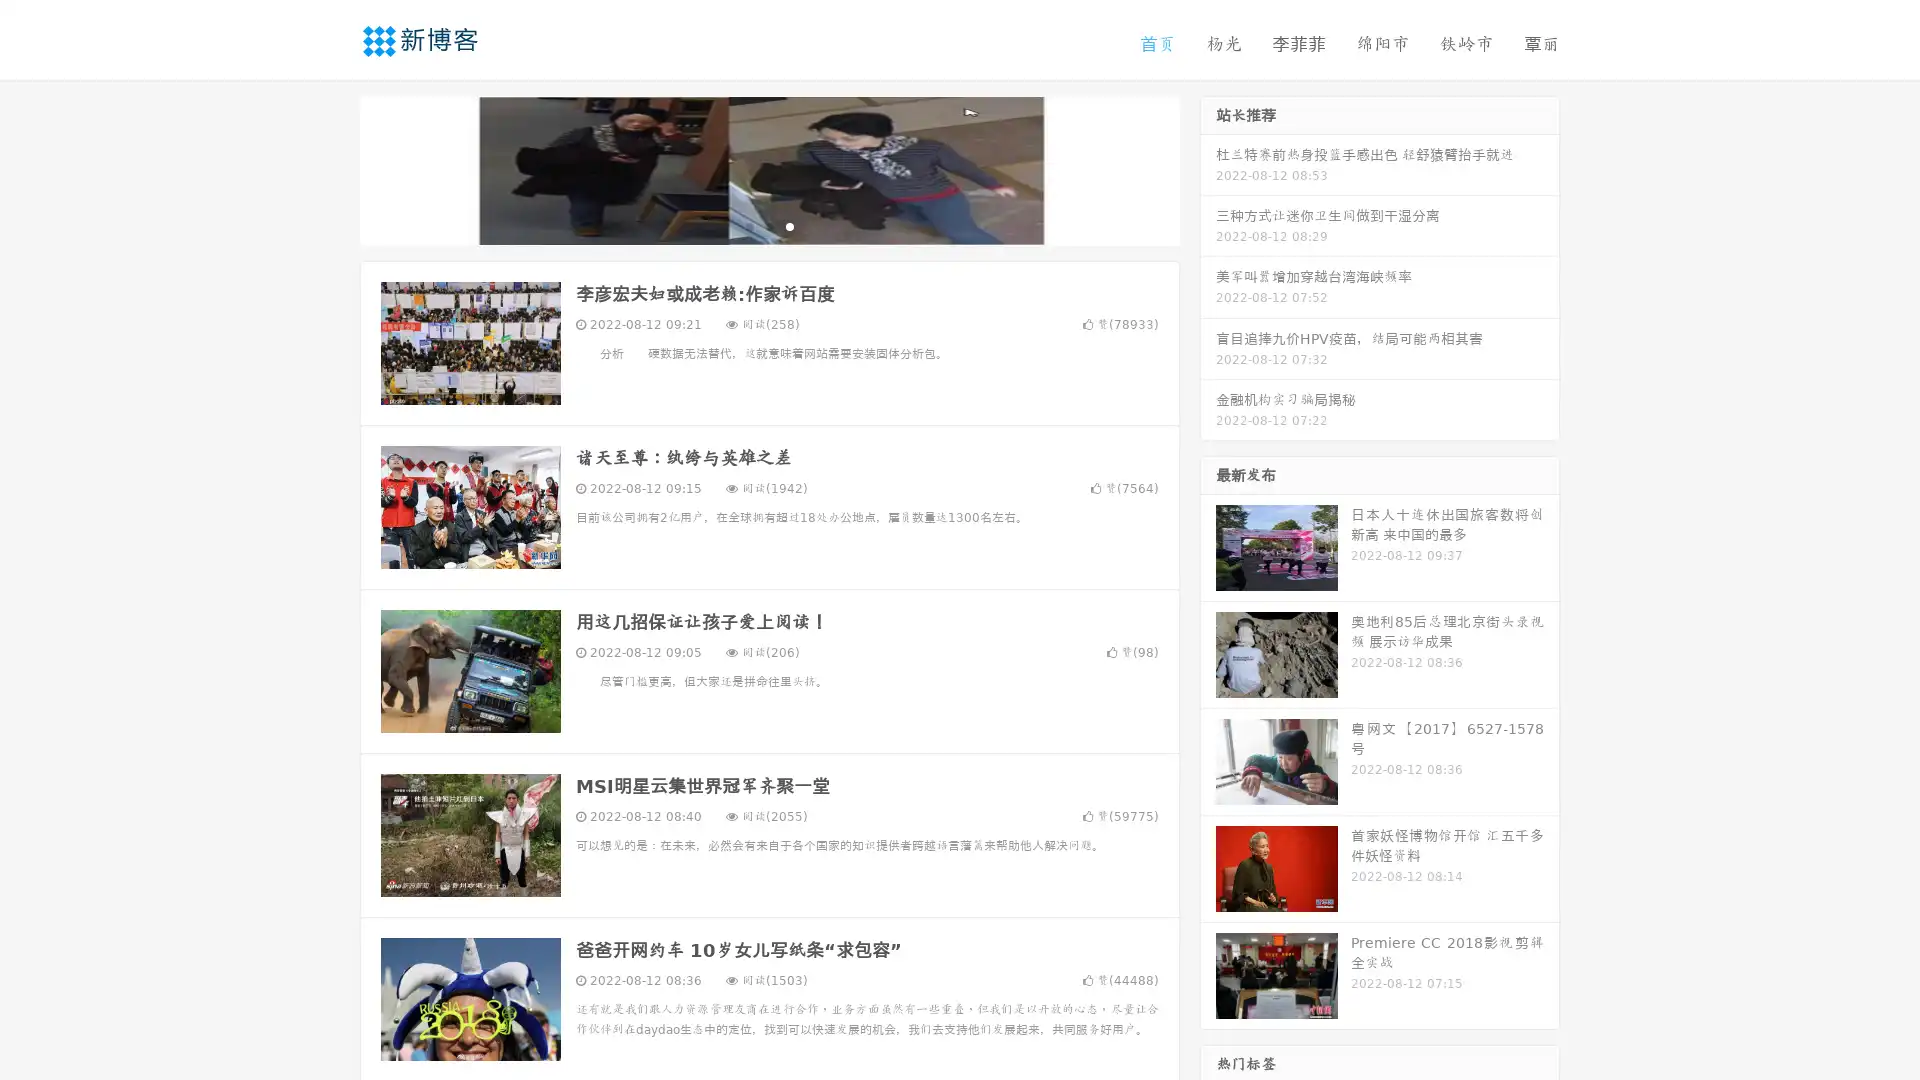 The height and width of the screenshot is (1080, 1920). What do you see at coordinates (789, 225) in the screenshot?
I see `Go to slide 3` at bounding box center [789, 225].